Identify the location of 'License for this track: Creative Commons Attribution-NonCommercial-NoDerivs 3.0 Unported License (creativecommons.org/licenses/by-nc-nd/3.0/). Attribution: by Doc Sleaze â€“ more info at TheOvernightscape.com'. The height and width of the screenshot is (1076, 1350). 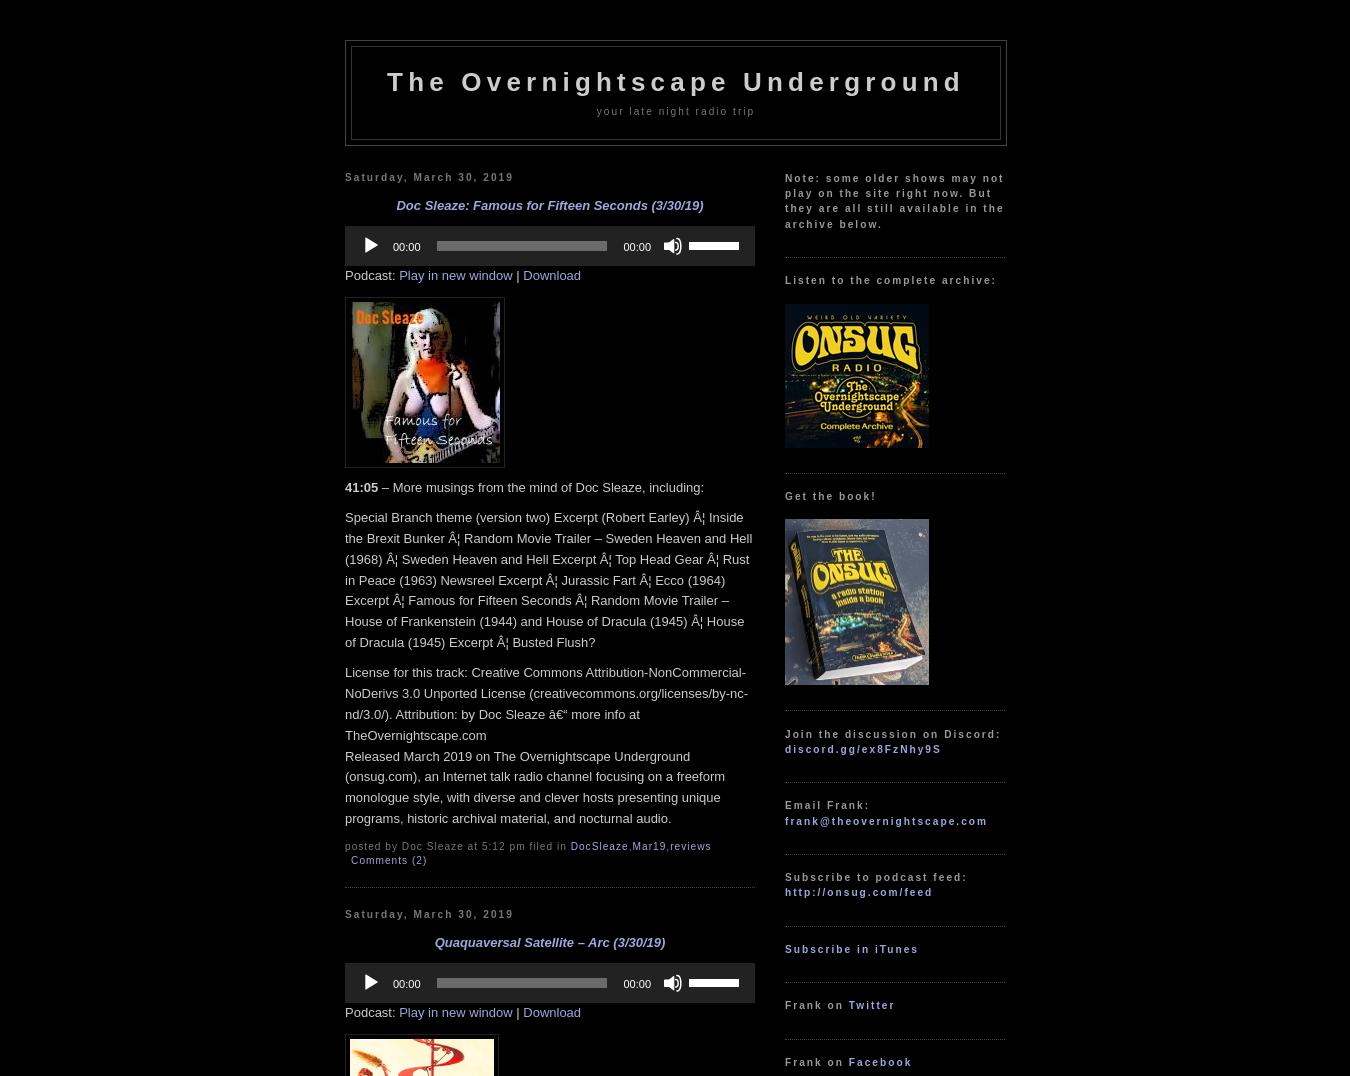
(545, 703).